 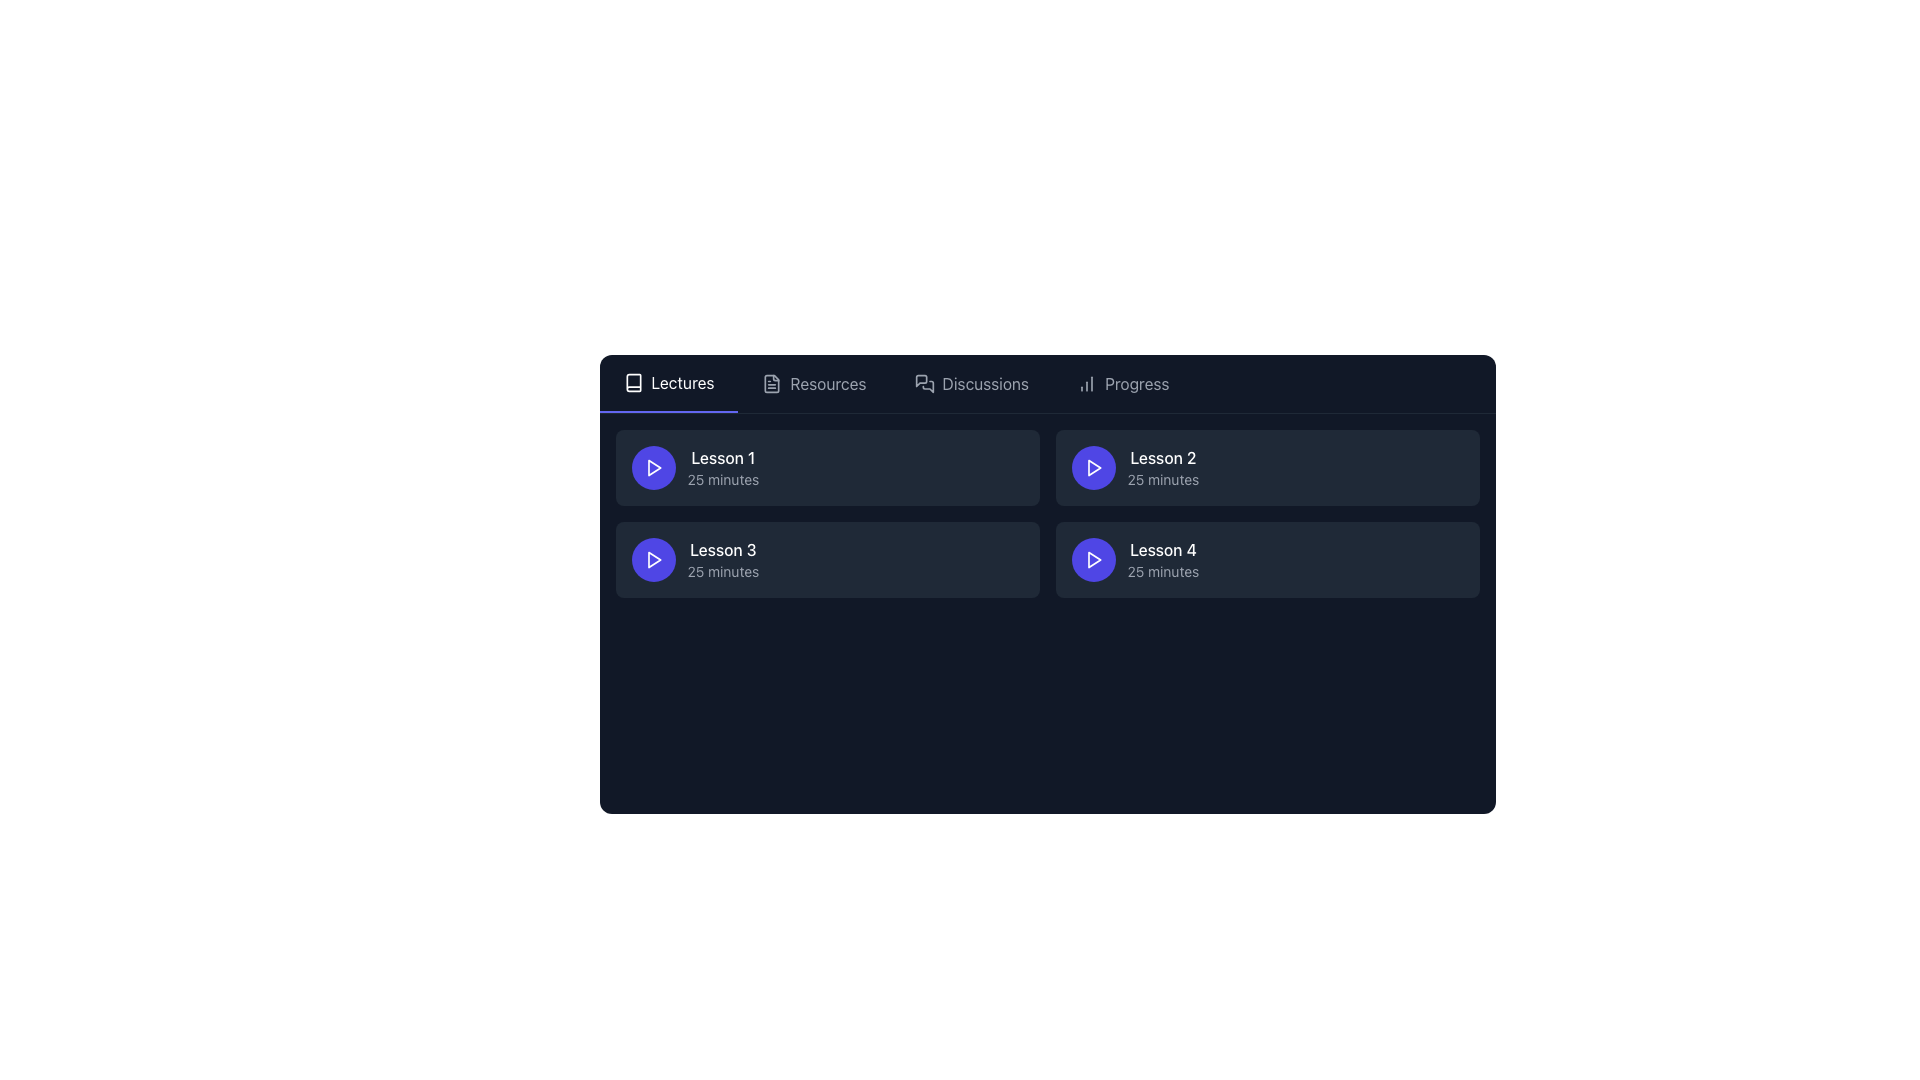 What do you see at coordinates (1163, 571) in the screenshot?
I see `duration information displayed in the text label showing '25 minutes', located below the label 'Lesson 4' in the bottom-right corner of the grid layout` at bounding box center [1163, 571].